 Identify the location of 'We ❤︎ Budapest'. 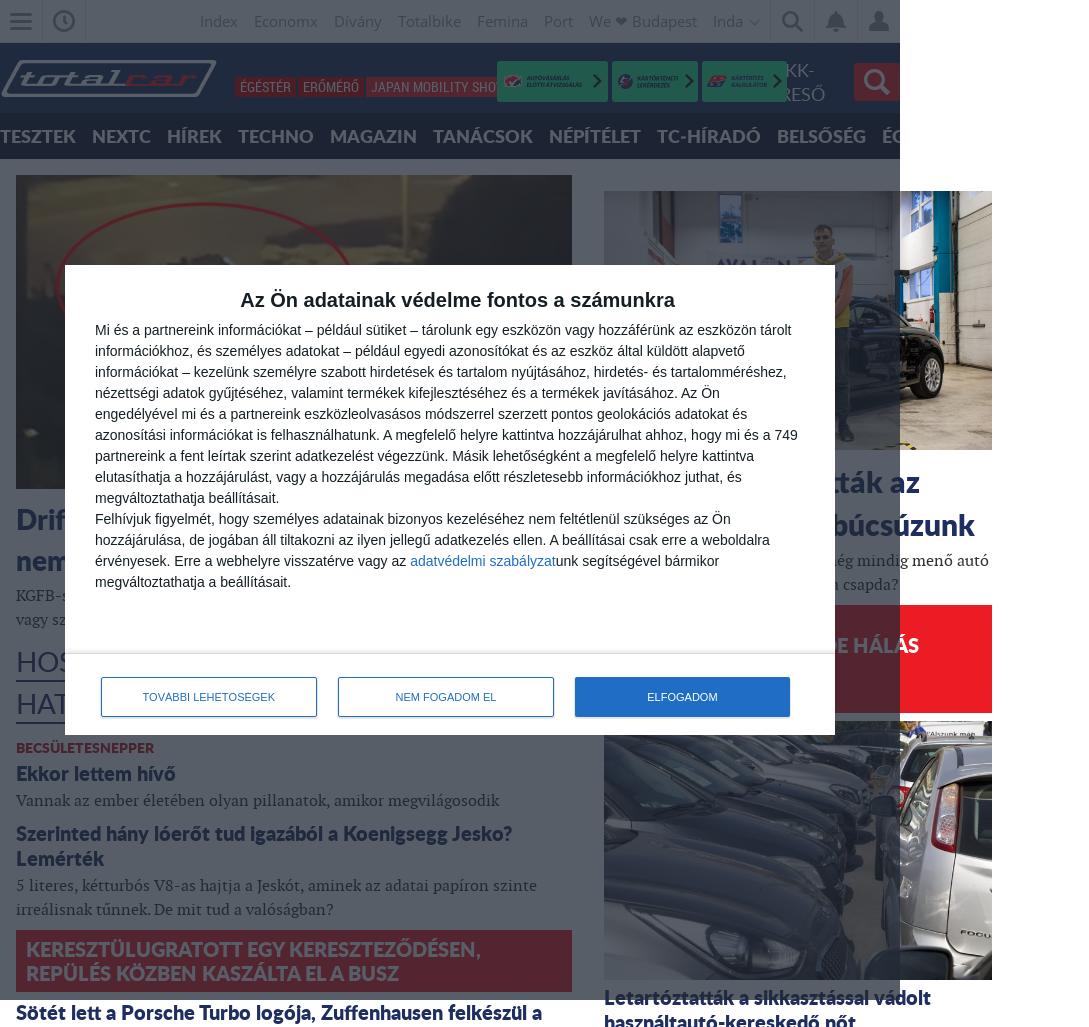
(641, 20).